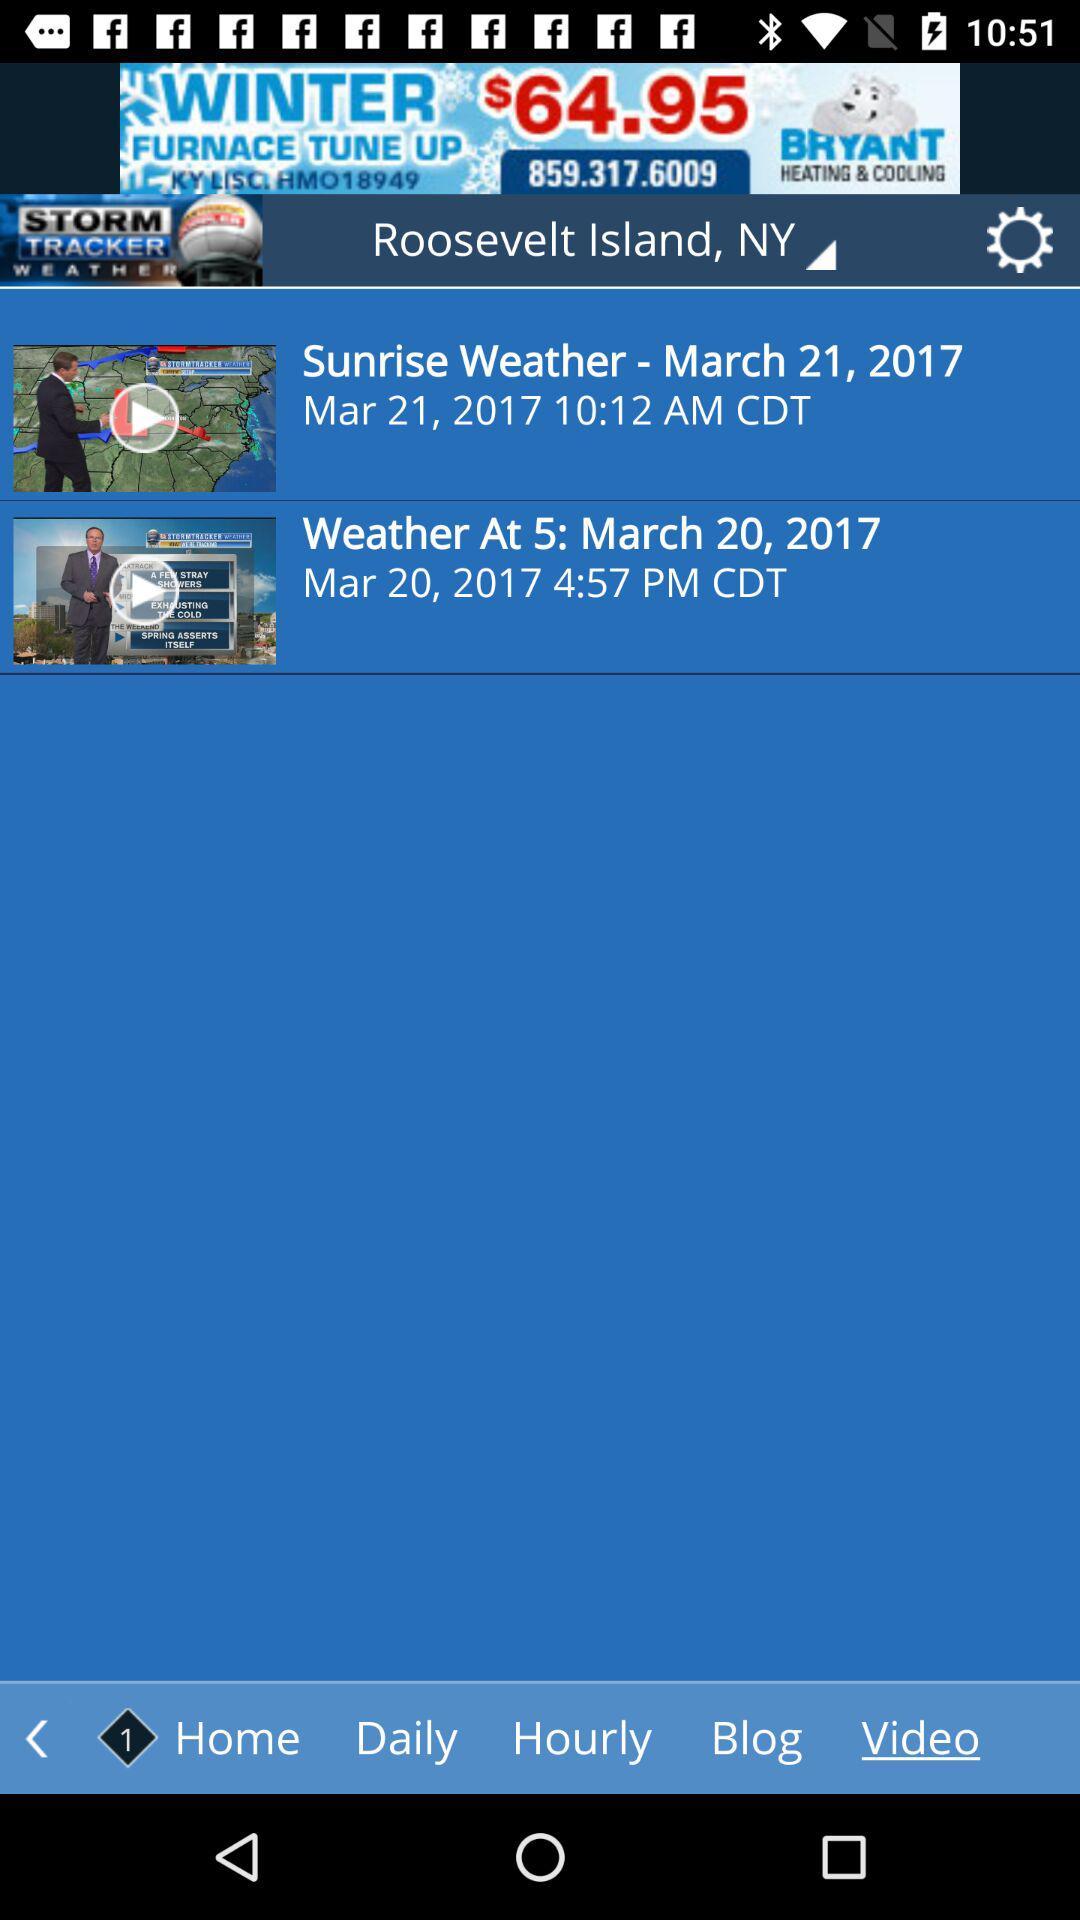  Describe the element at coordinates (36, 1737) in the screenshot. I see `go back` at that location.